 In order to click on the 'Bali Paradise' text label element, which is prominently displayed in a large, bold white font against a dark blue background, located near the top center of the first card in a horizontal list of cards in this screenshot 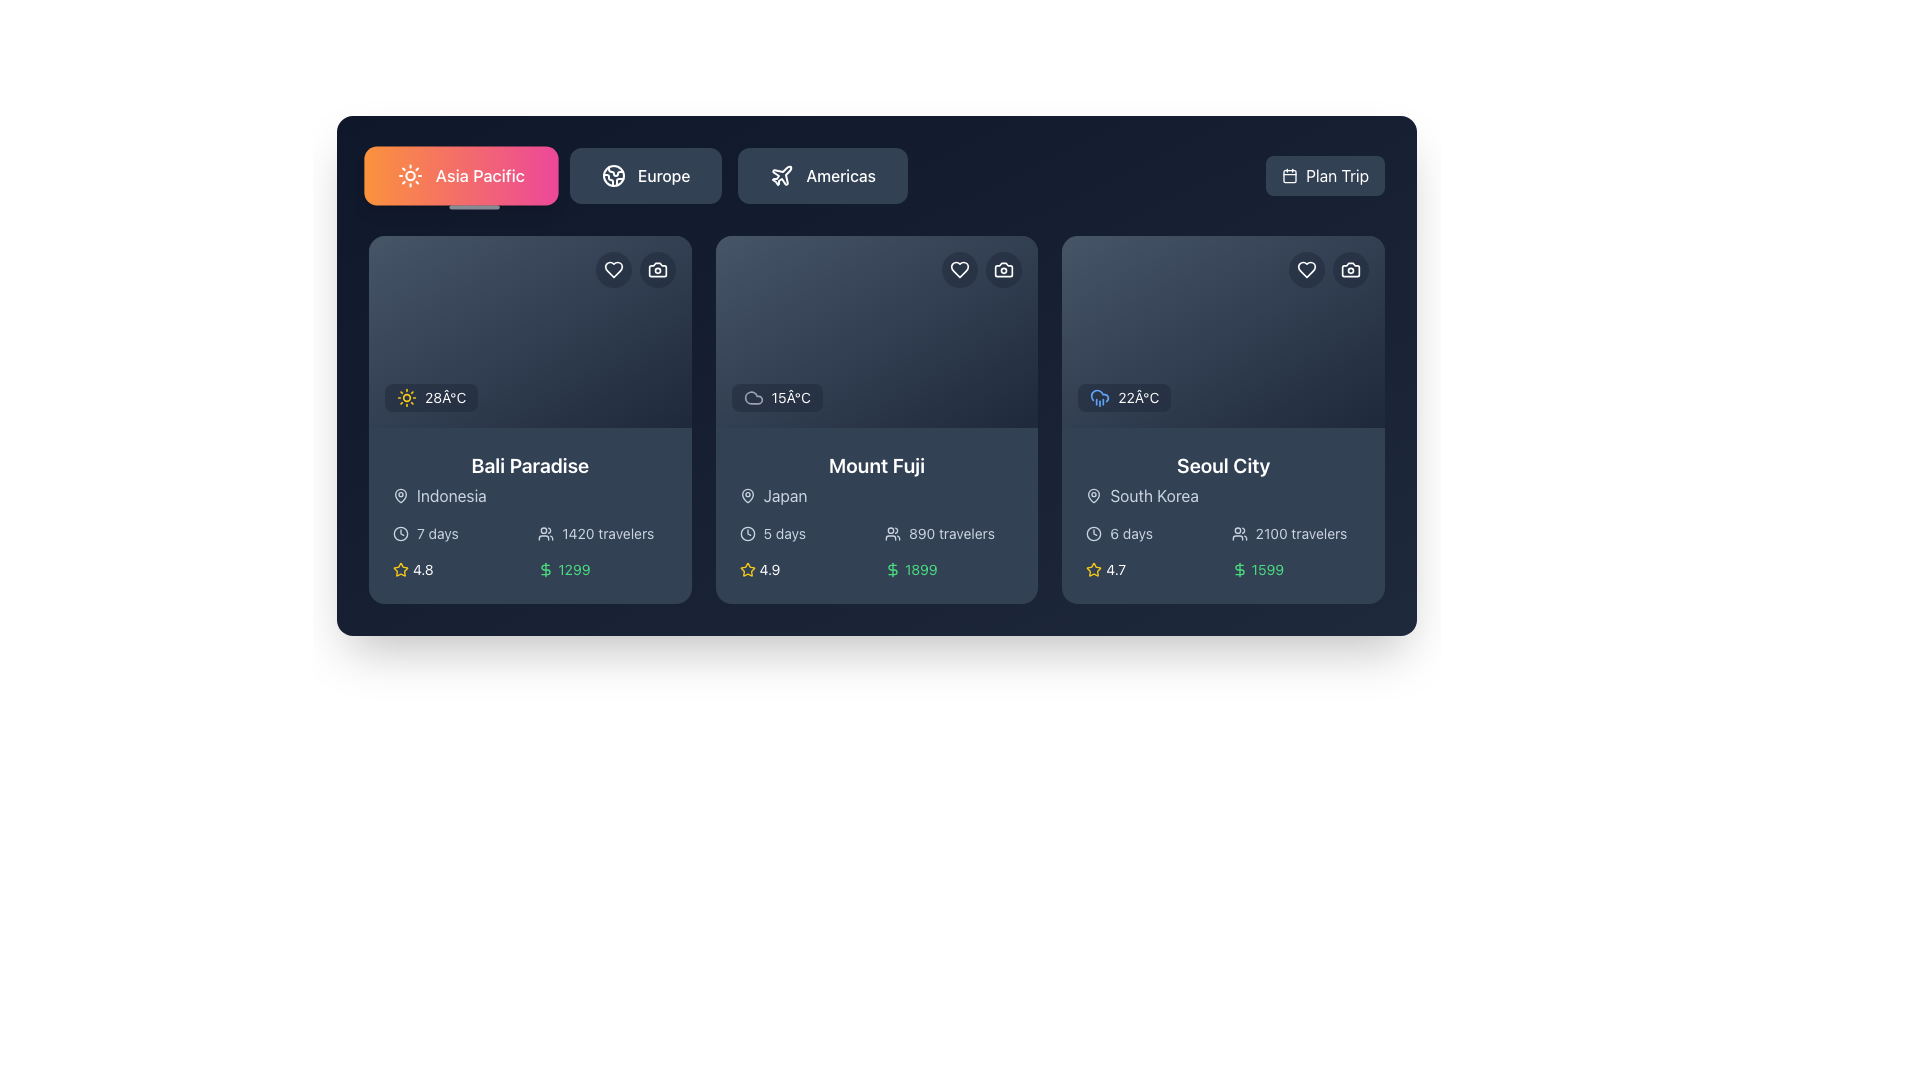, I will do `click(530, 466)`.